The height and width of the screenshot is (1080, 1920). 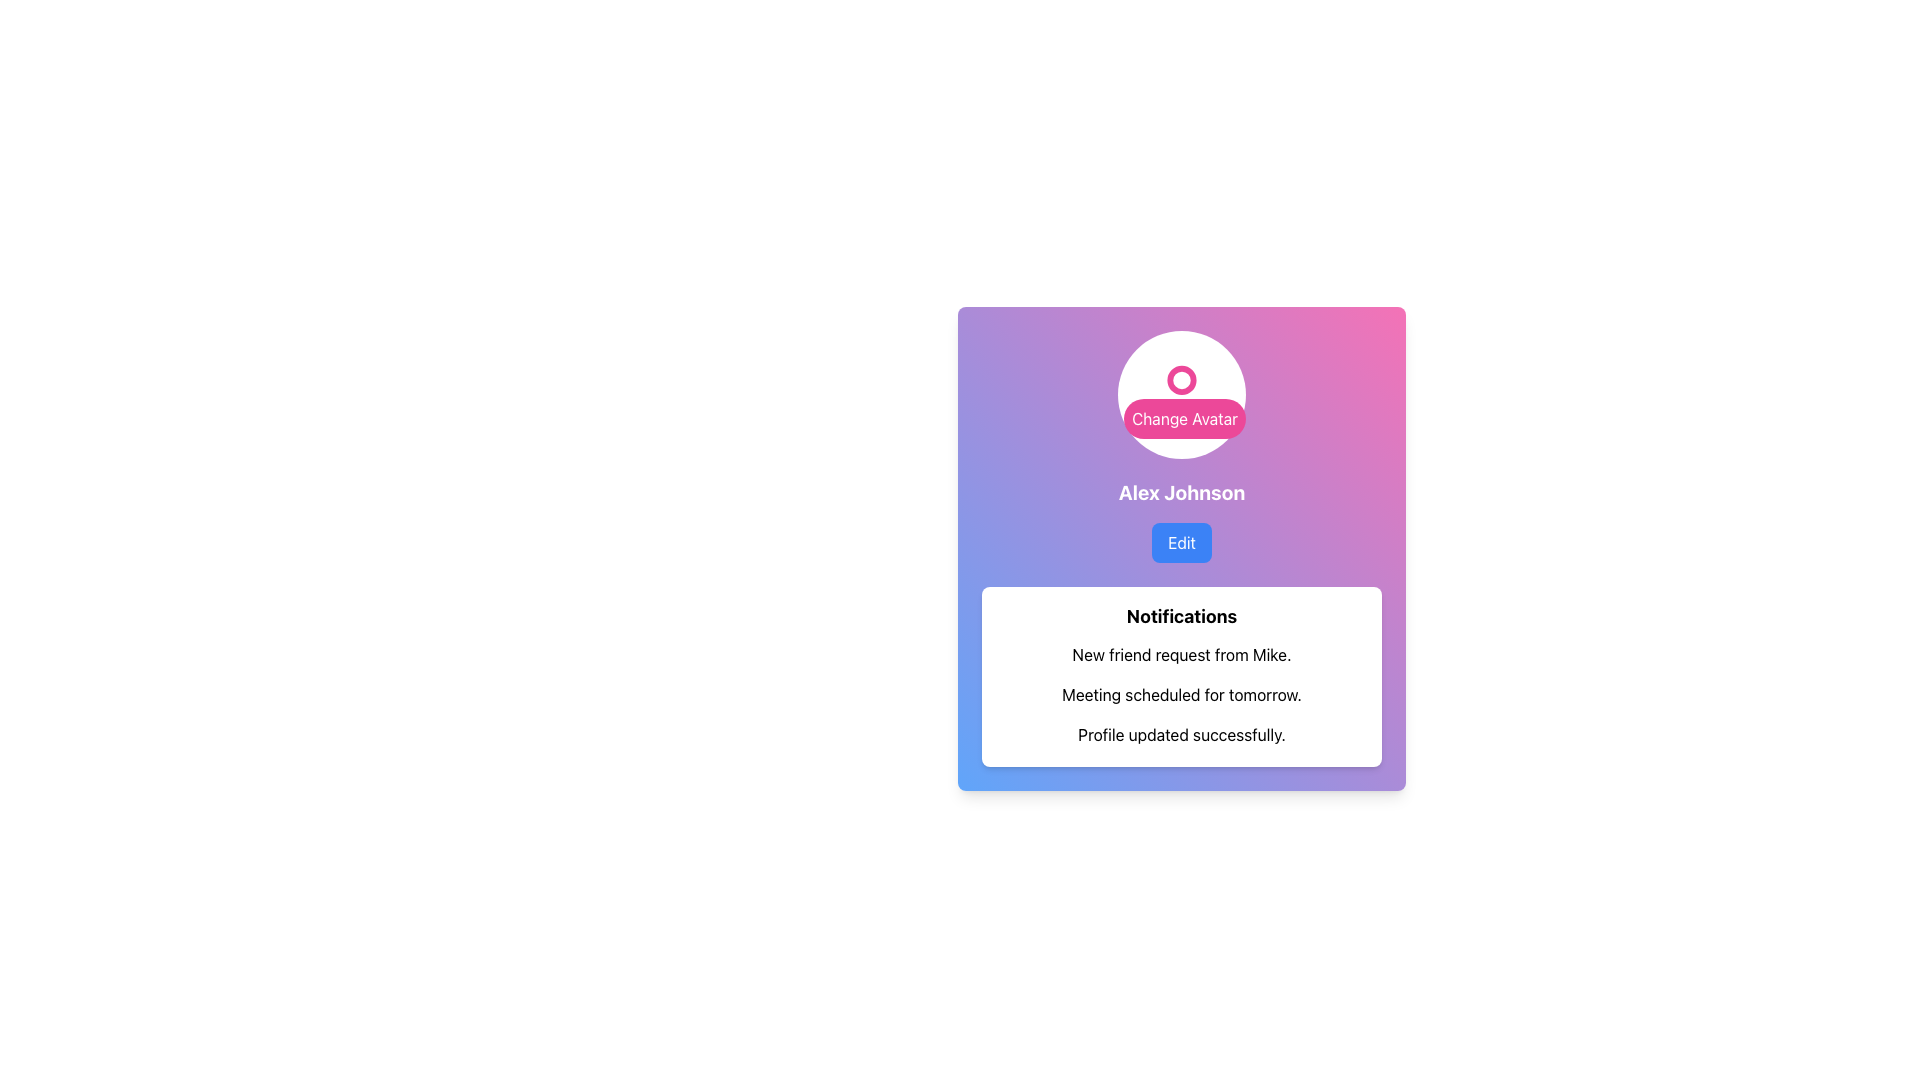 I want to click on the circular icon representing a user or avatar, styled in pink, located at the top-center of the card layout above the 'Change Avatar' text, so click(x=1181, y=394).